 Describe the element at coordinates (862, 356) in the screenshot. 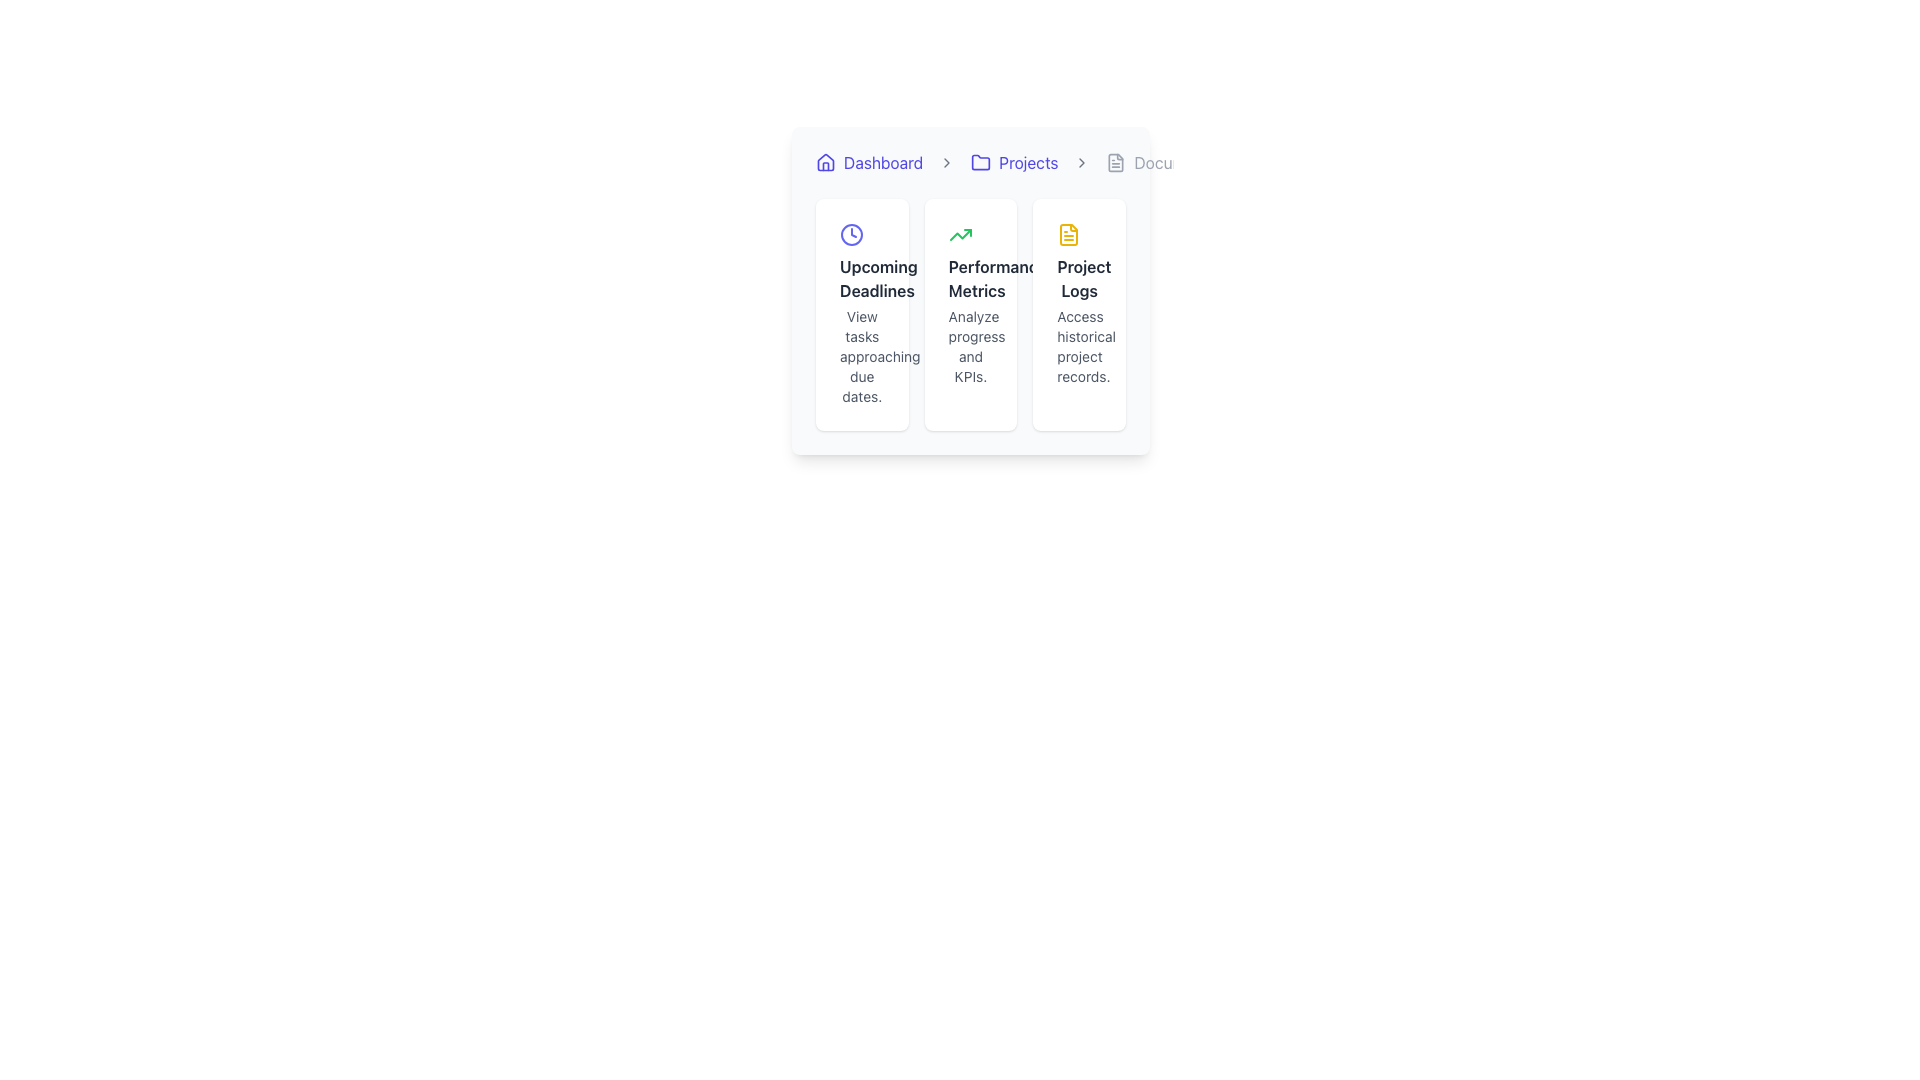

I see `the text providing additional descriptive information about the 'Upcoming Deadlines' section, located directly below the bold header within the leftmost card` at that location.